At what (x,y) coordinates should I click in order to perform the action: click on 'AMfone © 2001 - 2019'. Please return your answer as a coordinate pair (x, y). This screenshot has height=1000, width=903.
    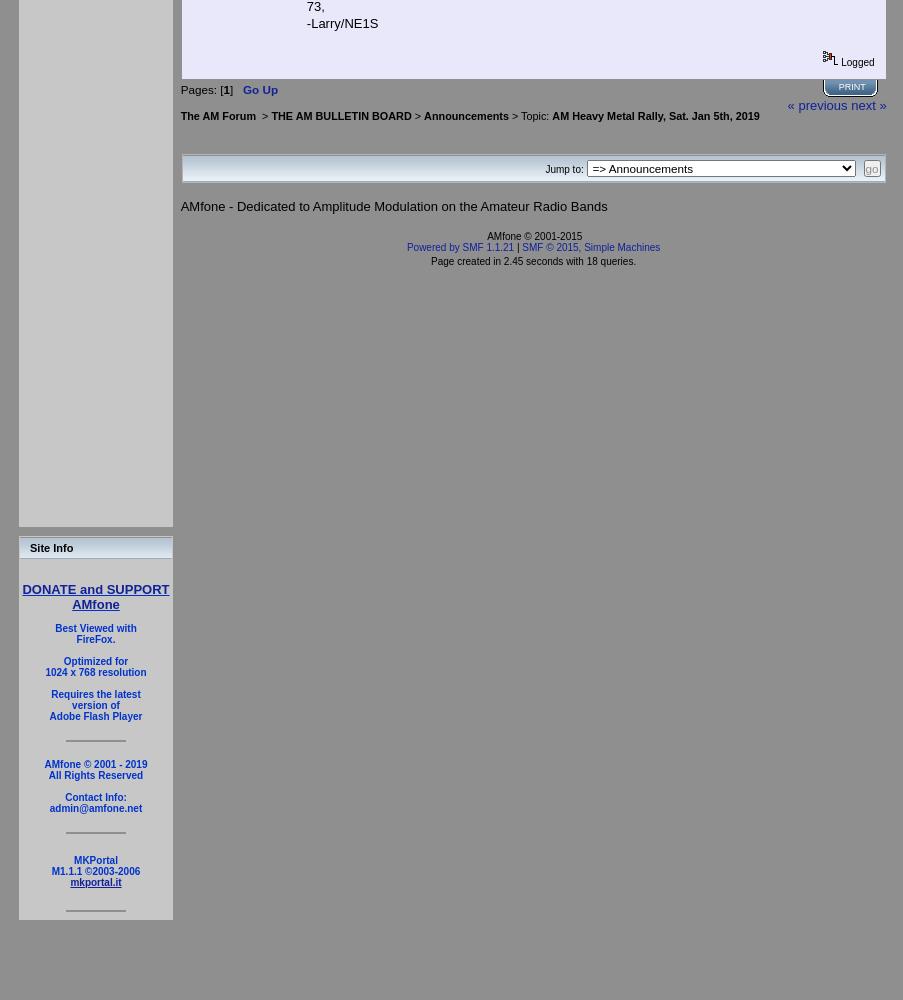
    Looking at the image, I should click on (42, 764).